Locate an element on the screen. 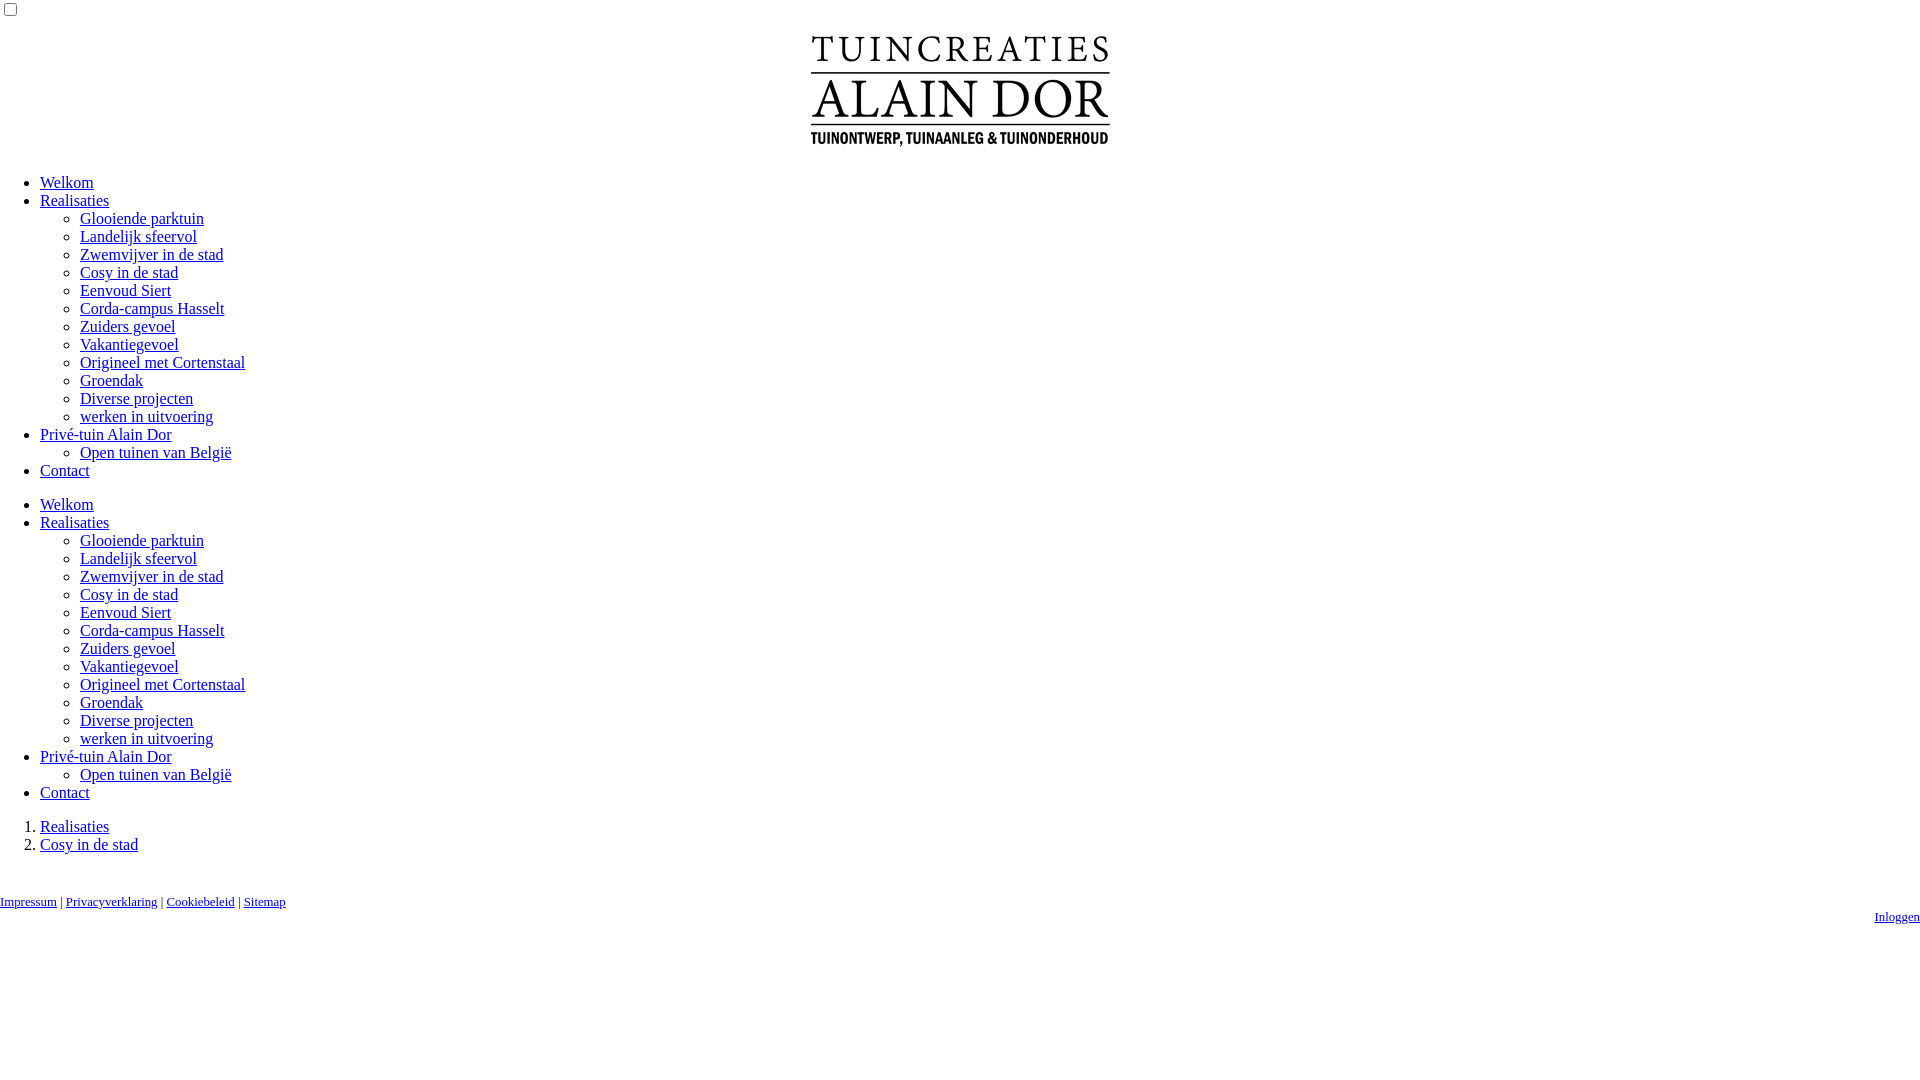 This screenshot has height=1080, width=1920. 'Realisaties' is located at coordinates (74, 521).